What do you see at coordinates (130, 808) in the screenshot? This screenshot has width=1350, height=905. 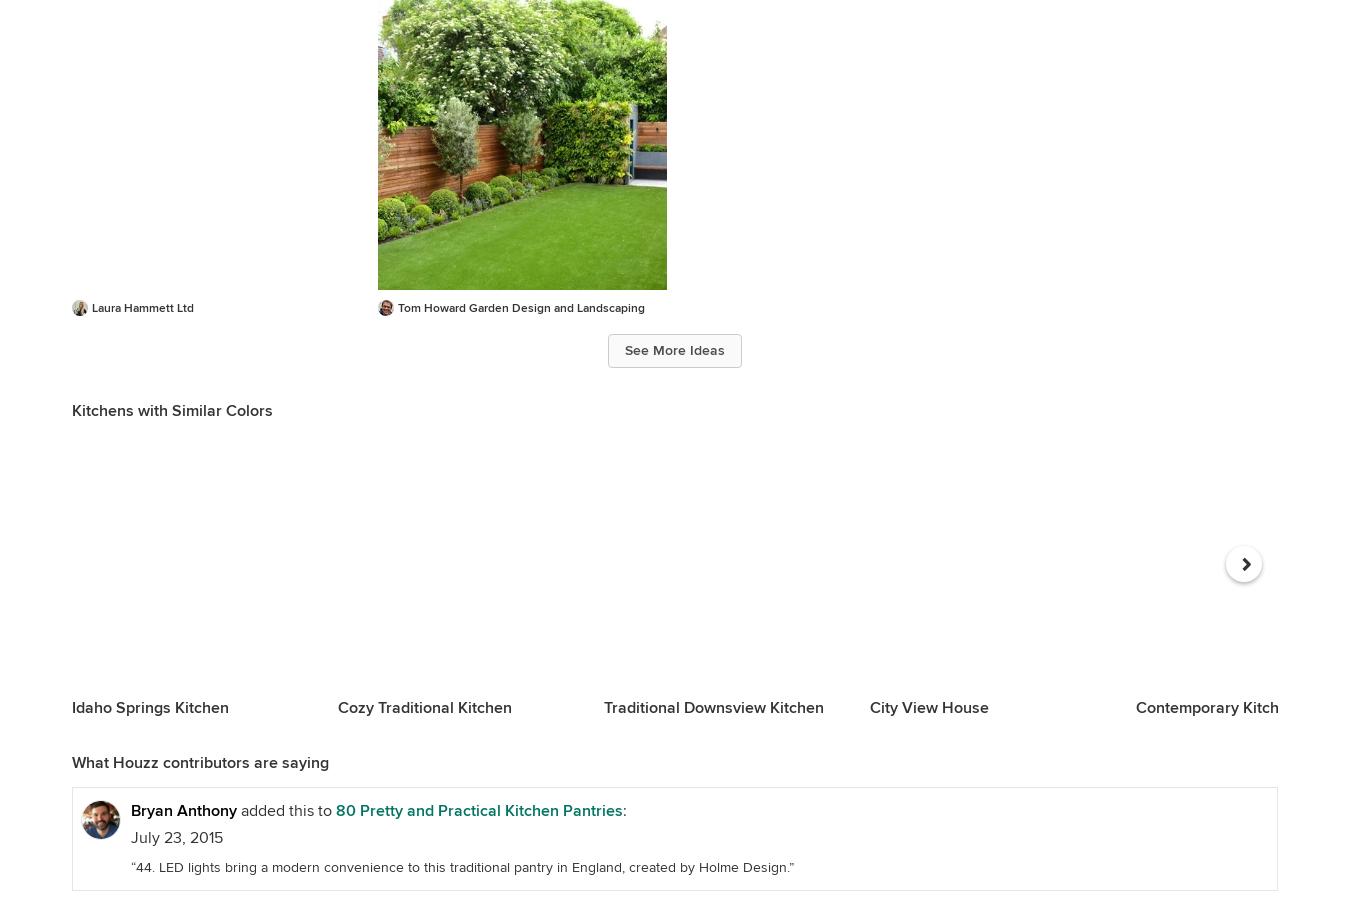 I see `'Bryan Anthony'` at bounding box center [130, 808].